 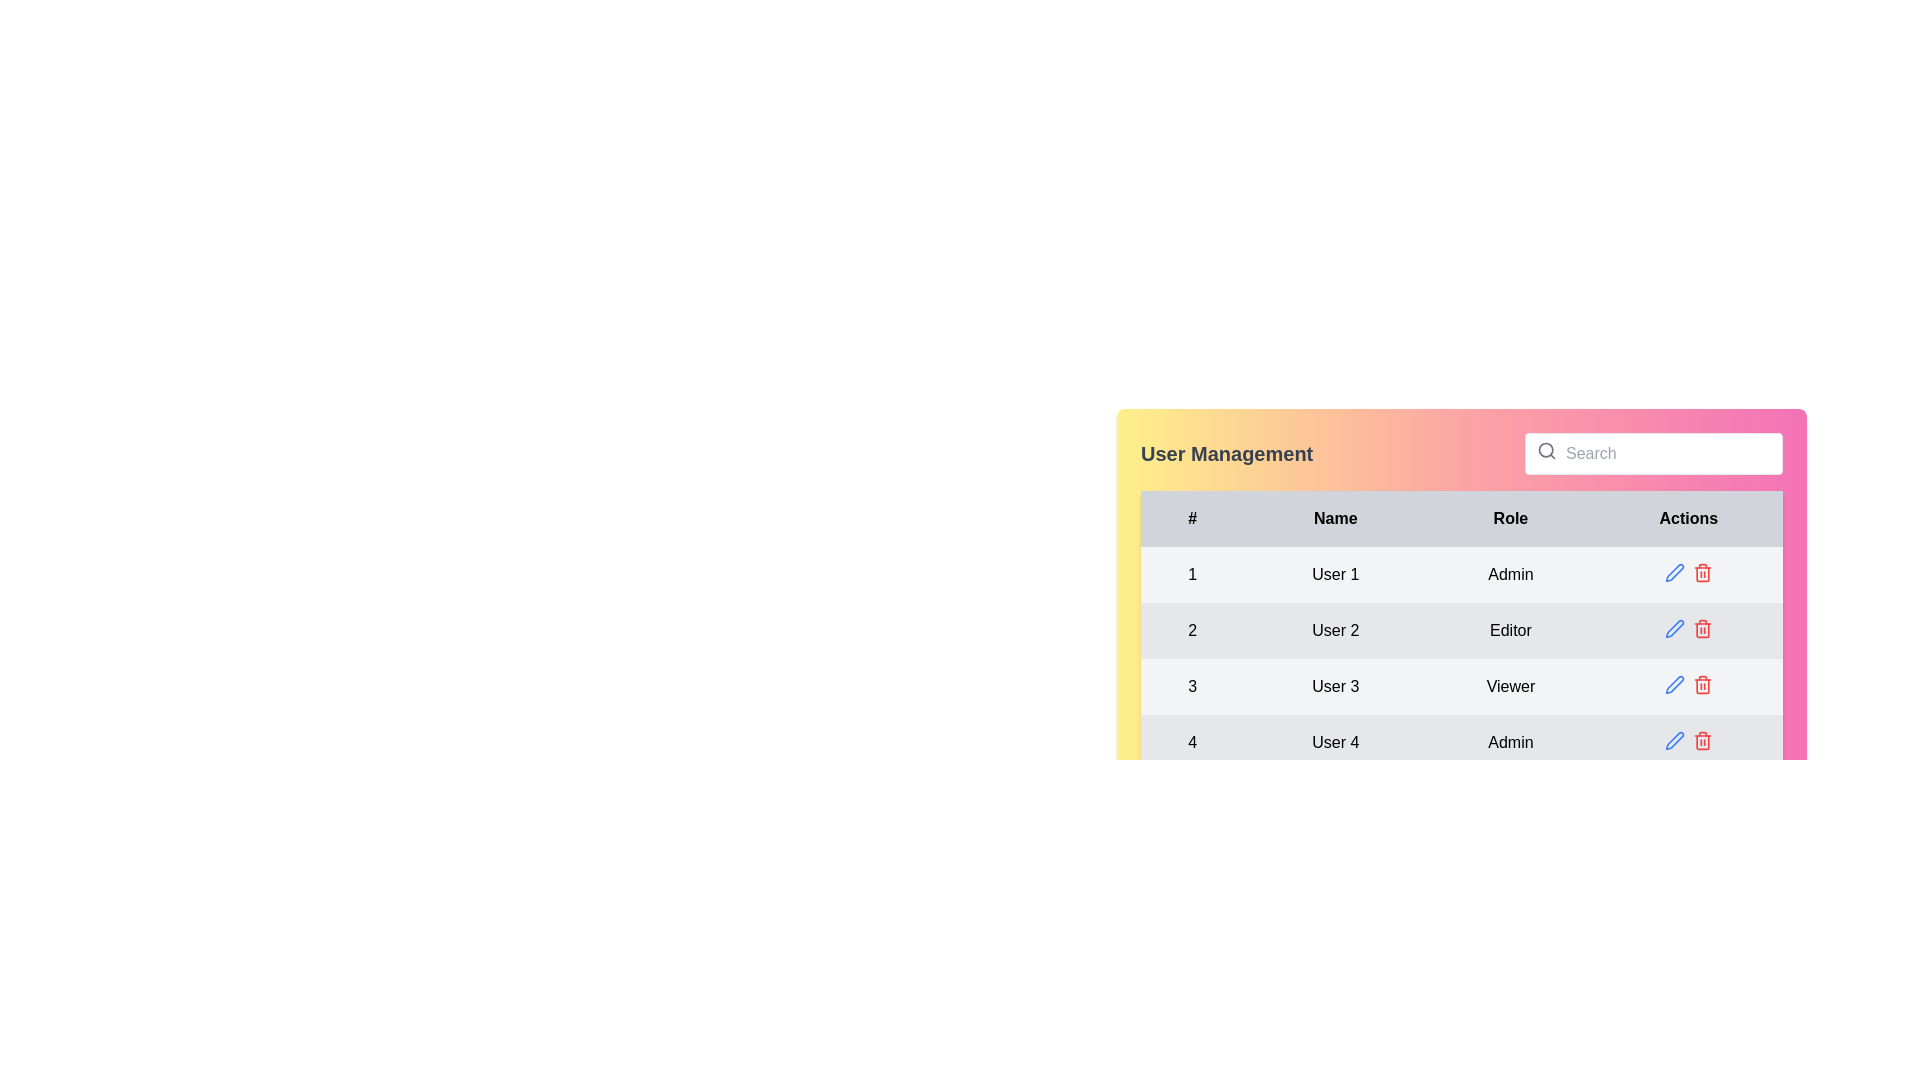 What do you see at coordinates (1192, 685) in the screenshot?
I see `the numeral '3' displayed in the first column of the third row of the user management table, which is styled with center-aligned text on a light gray background` at bounding box center [1192, 685].